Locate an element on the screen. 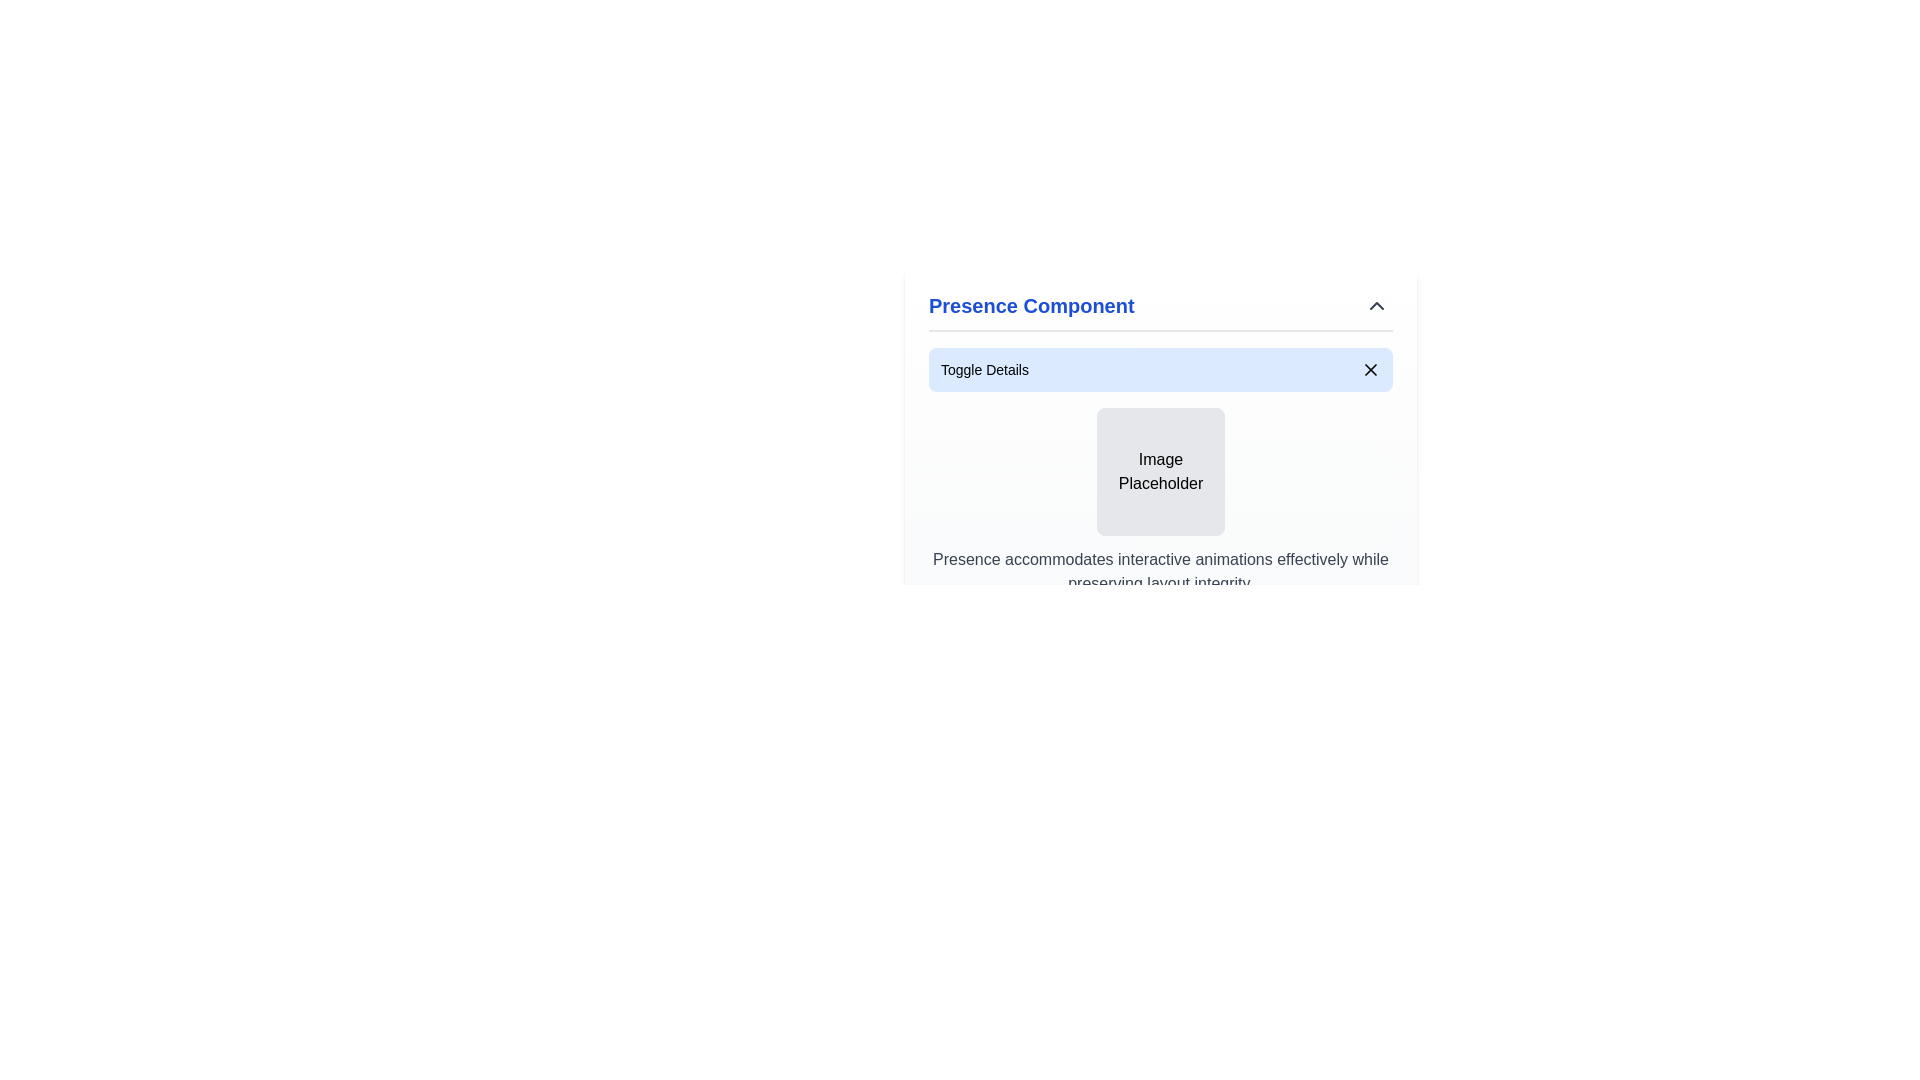 This screenshot has height=1080, width=1920. the gray rectangular 'Image Placeholder' element with rounded corners, which is centrally positioned below the 'Toggle Details' bar and above the explanation text is located at coordinates (1161, 471).